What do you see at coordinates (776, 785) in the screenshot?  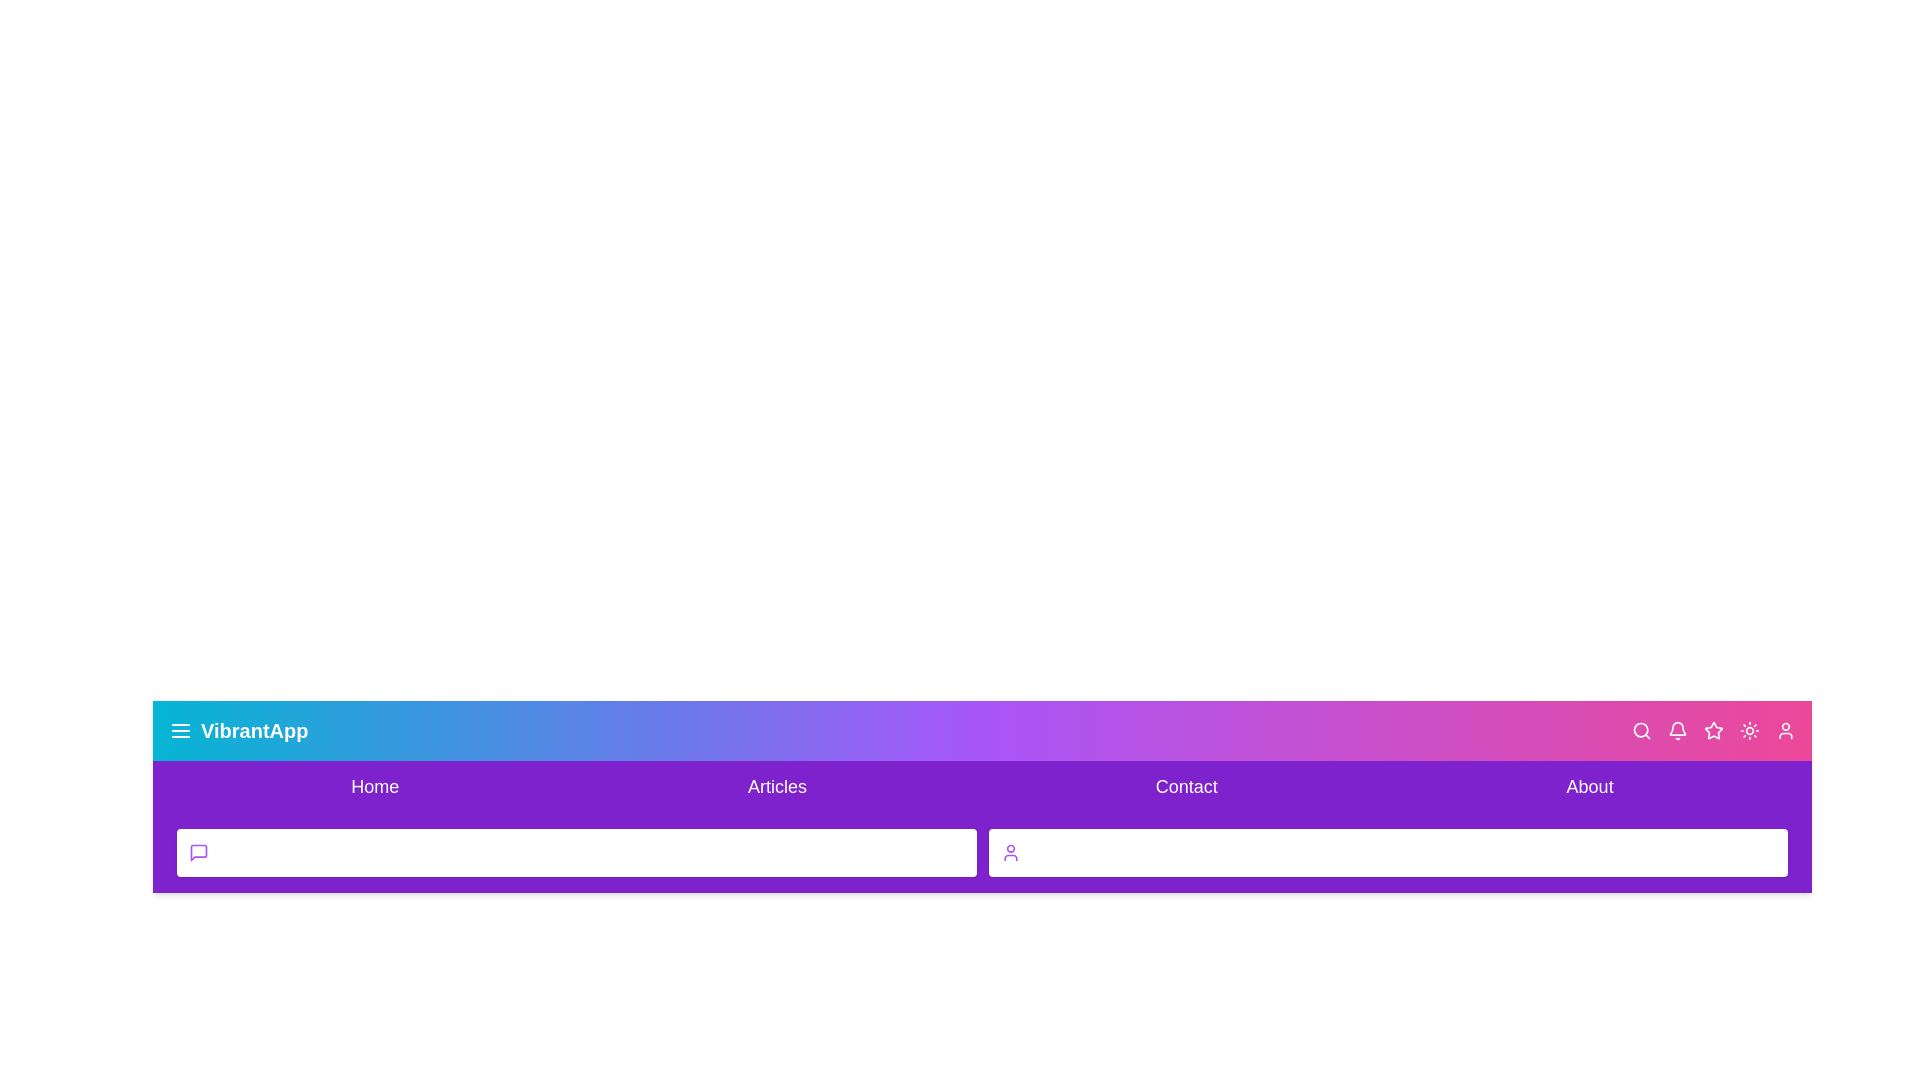 I see `the Articles navigation link to navigate to the respective section` at bounding box center [776, 785].